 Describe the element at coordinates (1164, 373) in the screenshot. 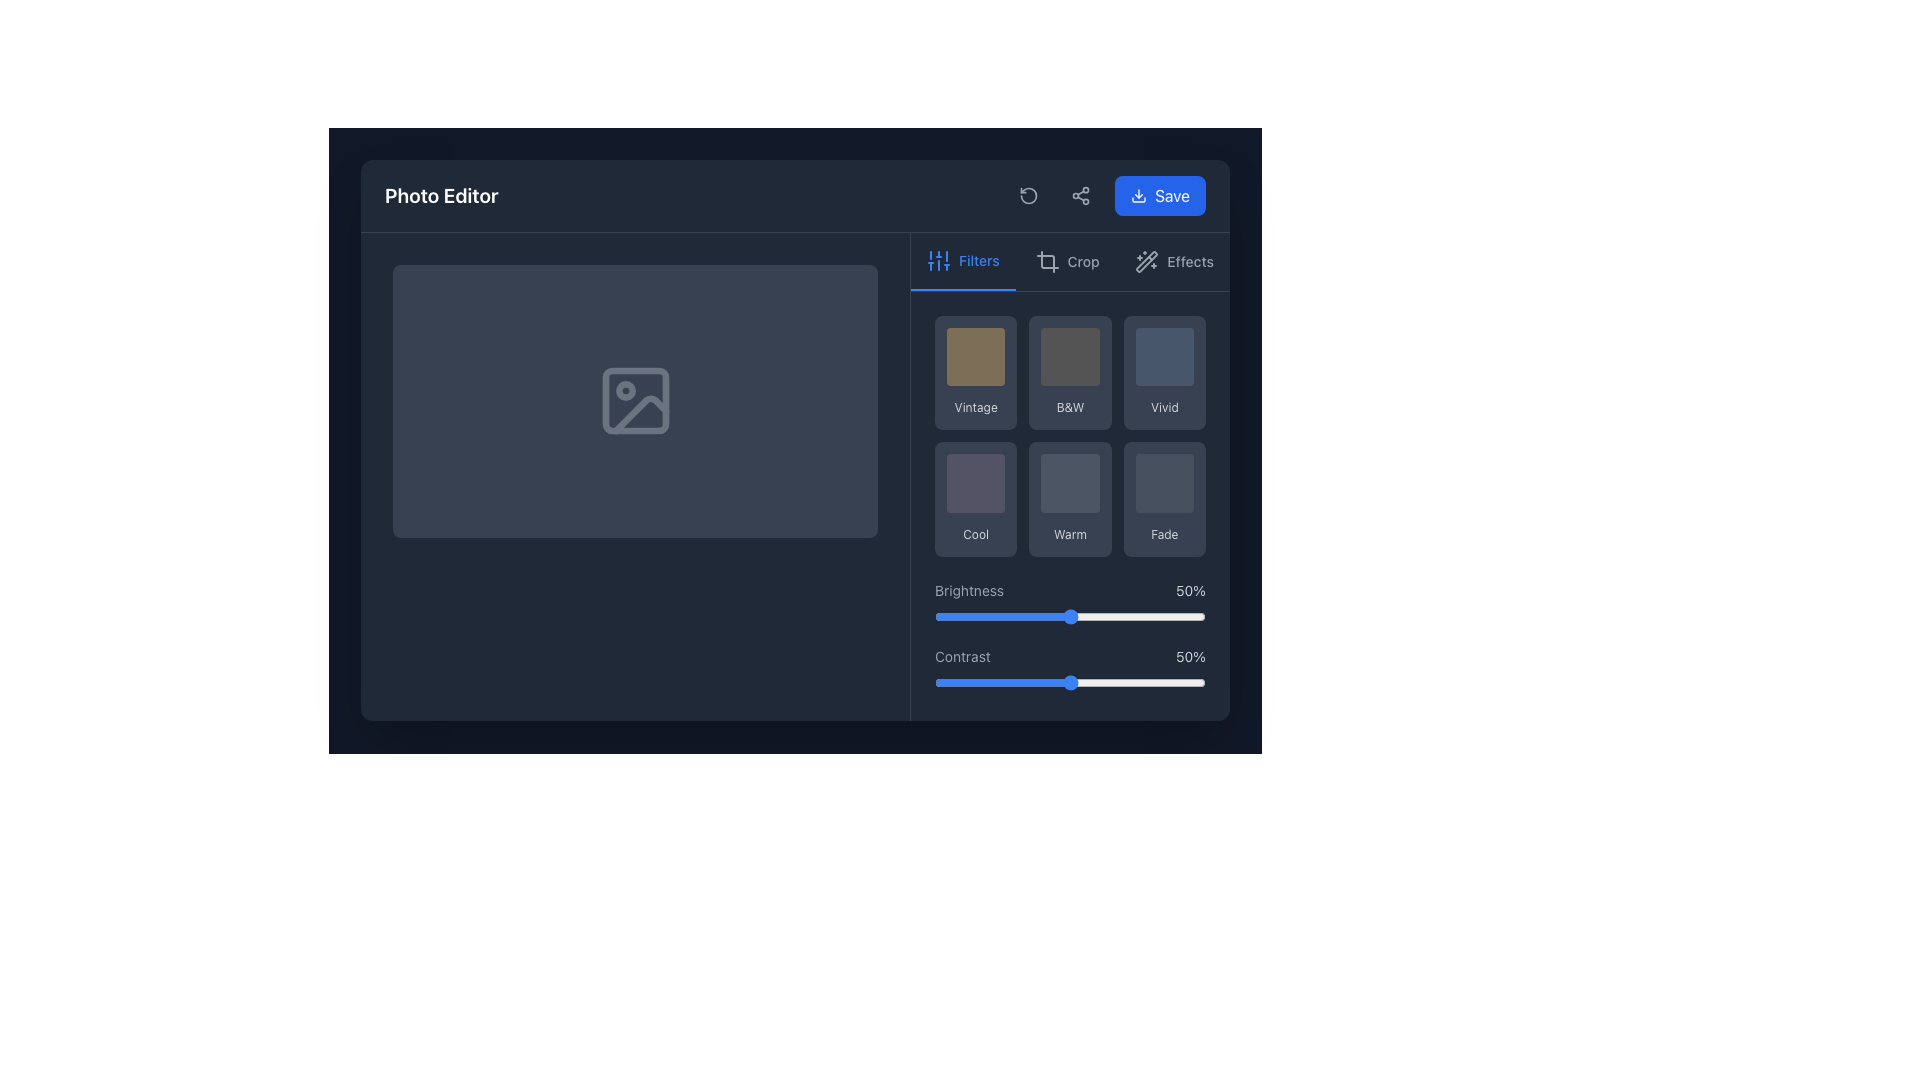

I see `the 'Vivid' filter button located in the grid of filter options to apply the filter to the image` at that location.